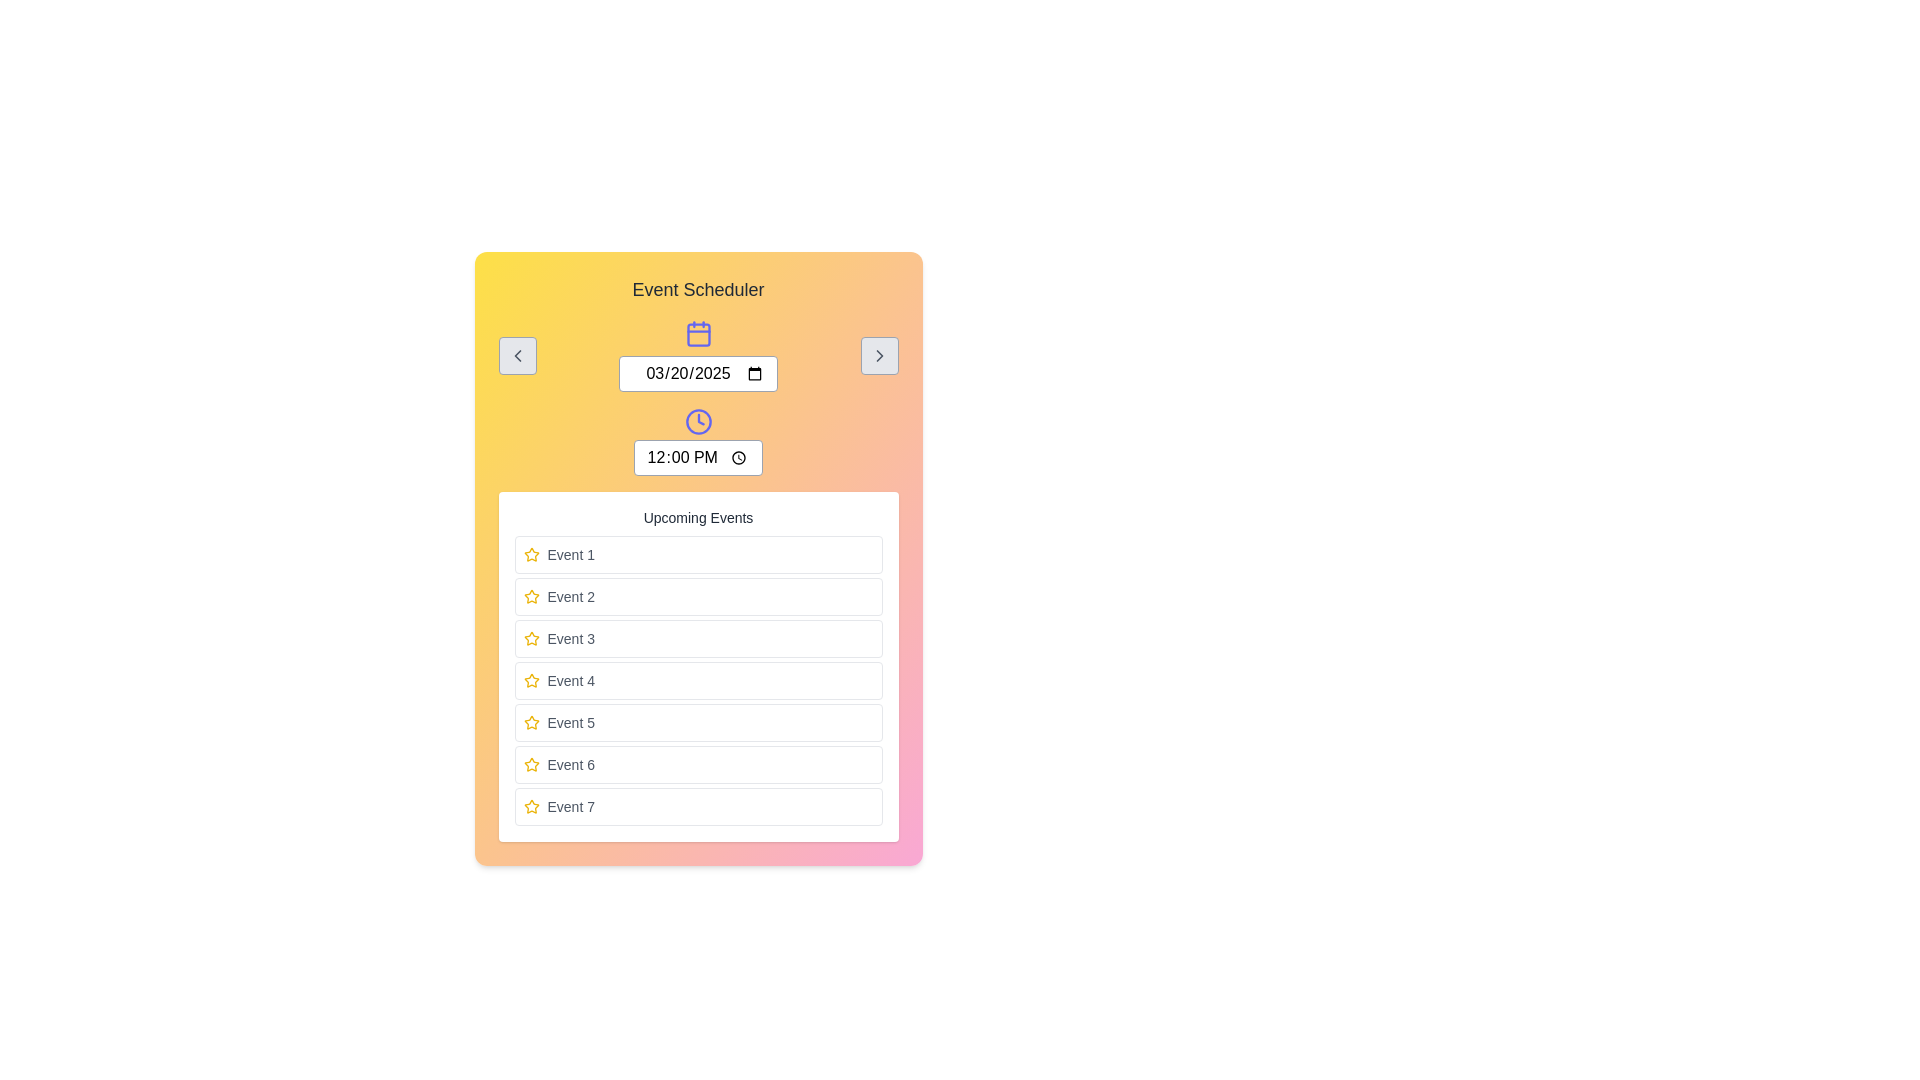 This screenshot has width=1920, height=1080. What do you see at coordinates (700, 418) in the screenshot?
I see `triangular pointer element of the clock icon, which is styled with an indigo hue and located at the center of the clock, for debug or styling purposes` at bounding box center [700, 418].